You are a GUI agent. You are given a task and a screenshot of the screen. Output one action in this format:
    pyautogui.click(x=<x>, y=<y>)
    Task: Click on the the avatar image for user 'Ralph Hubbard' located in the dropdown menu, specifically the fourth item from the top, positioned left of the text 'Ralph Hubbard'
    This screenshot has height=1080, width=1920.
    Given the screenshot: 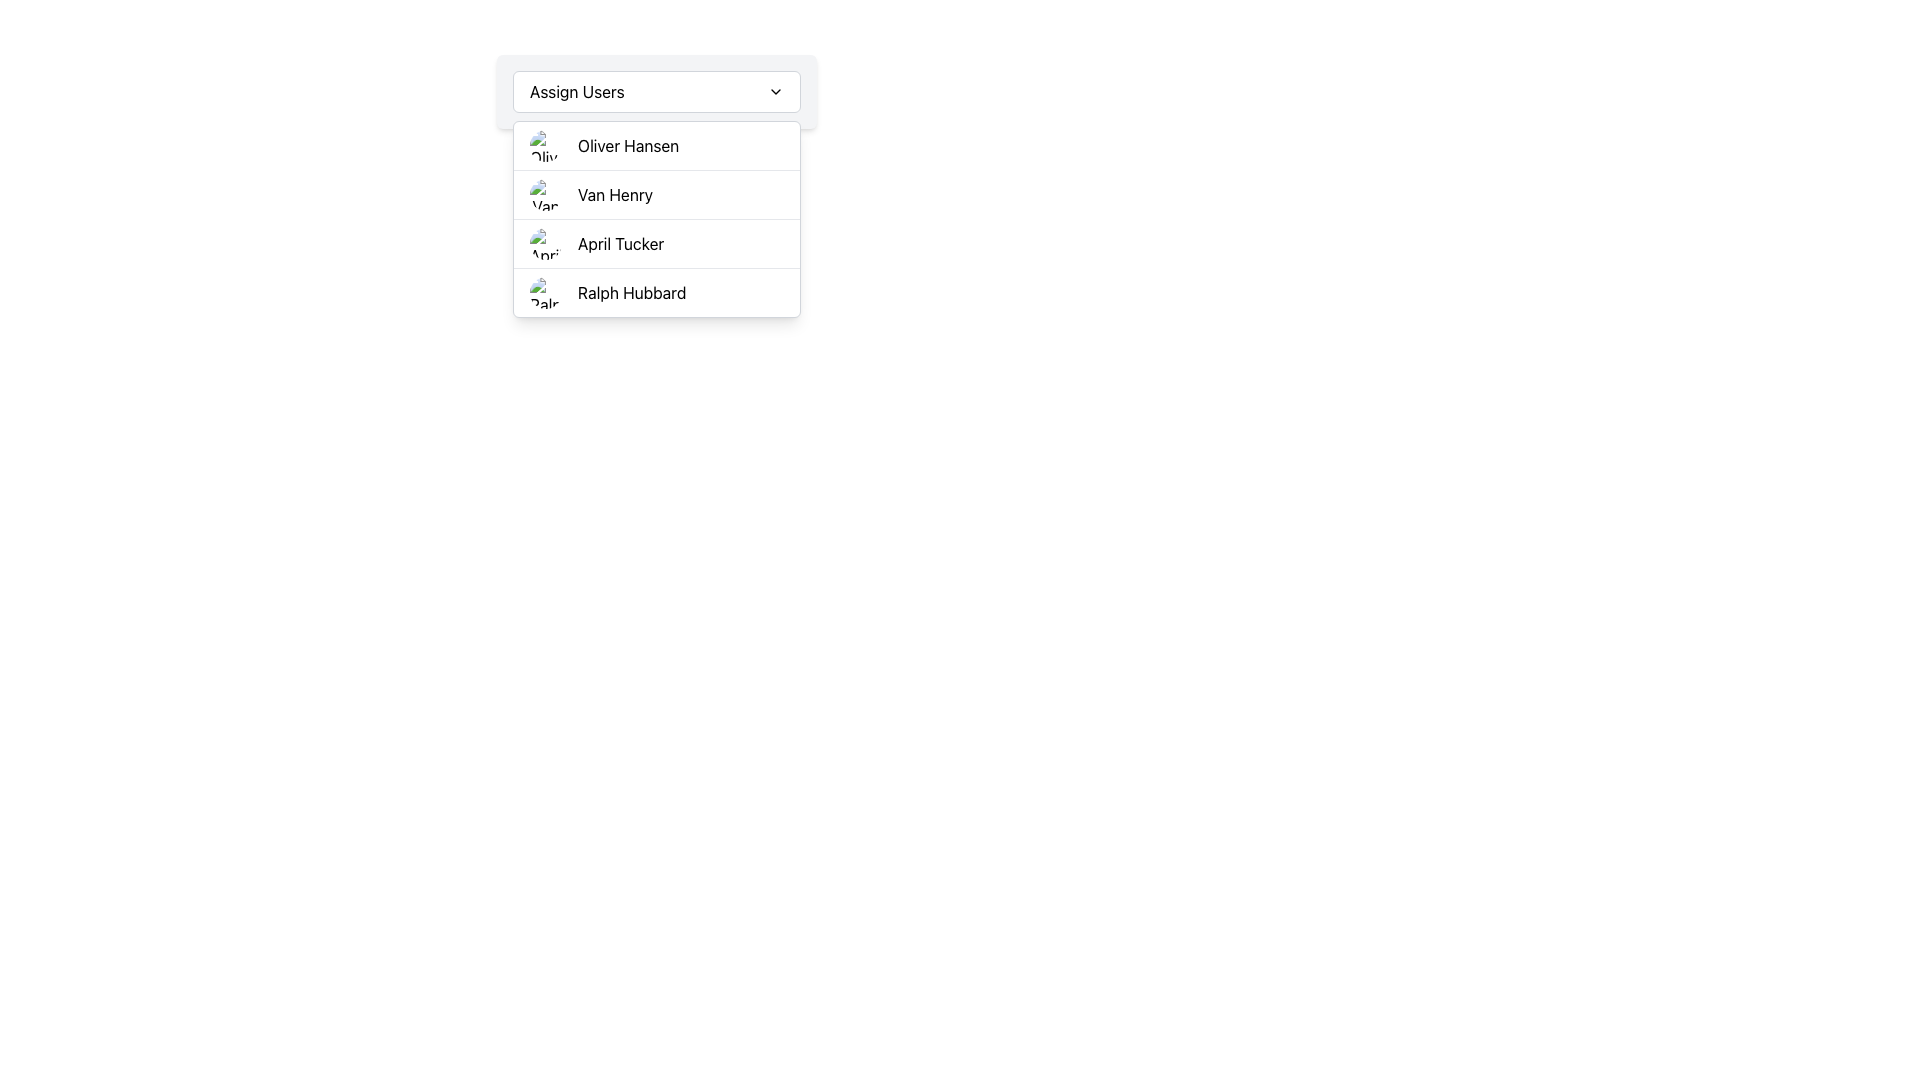 What is the action you would take?
    pyautogui.click(x=546, y=293)
    